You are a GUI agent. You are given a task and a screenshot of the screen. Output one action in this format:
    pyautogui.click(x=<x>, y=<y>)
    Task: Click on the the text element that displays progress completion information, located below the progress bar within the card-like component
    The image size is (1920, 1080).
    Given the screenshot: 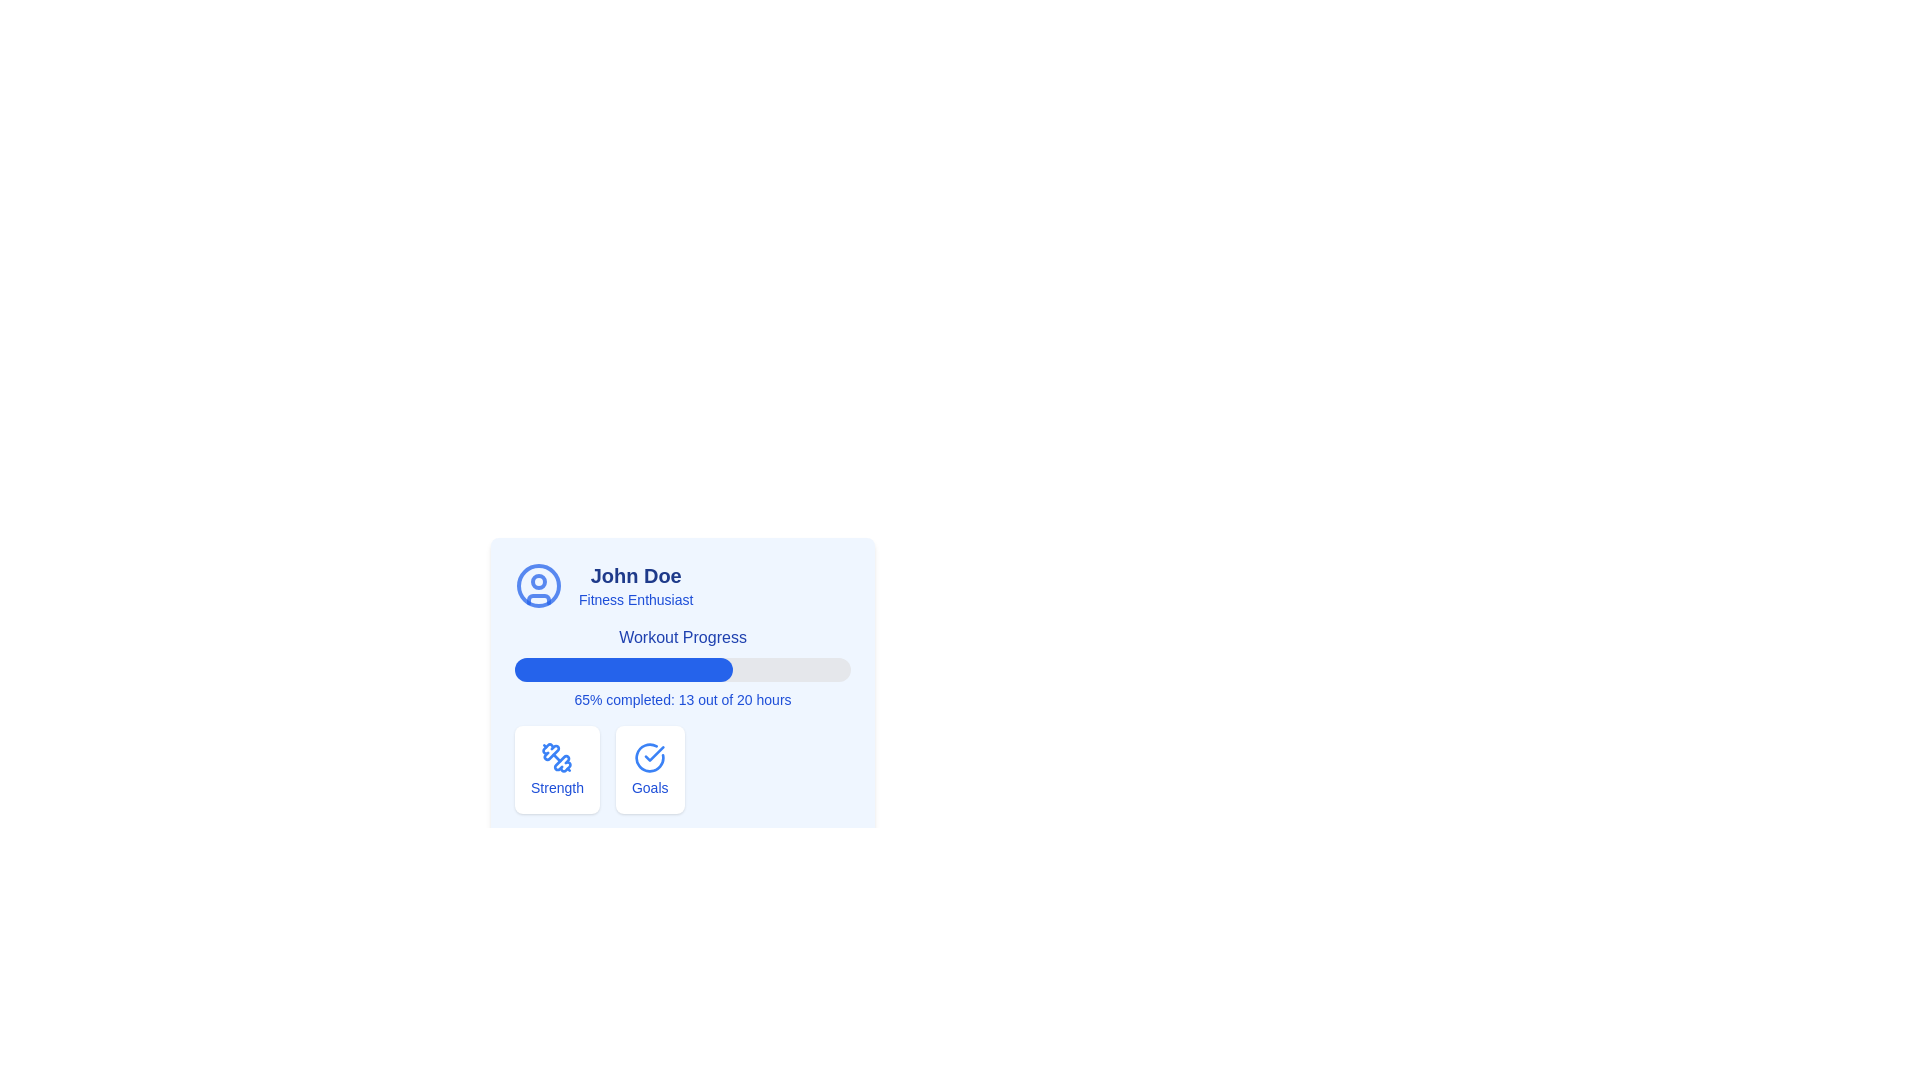 What is the action you would take?
    pyautogui.click(x=682, y=698)
    